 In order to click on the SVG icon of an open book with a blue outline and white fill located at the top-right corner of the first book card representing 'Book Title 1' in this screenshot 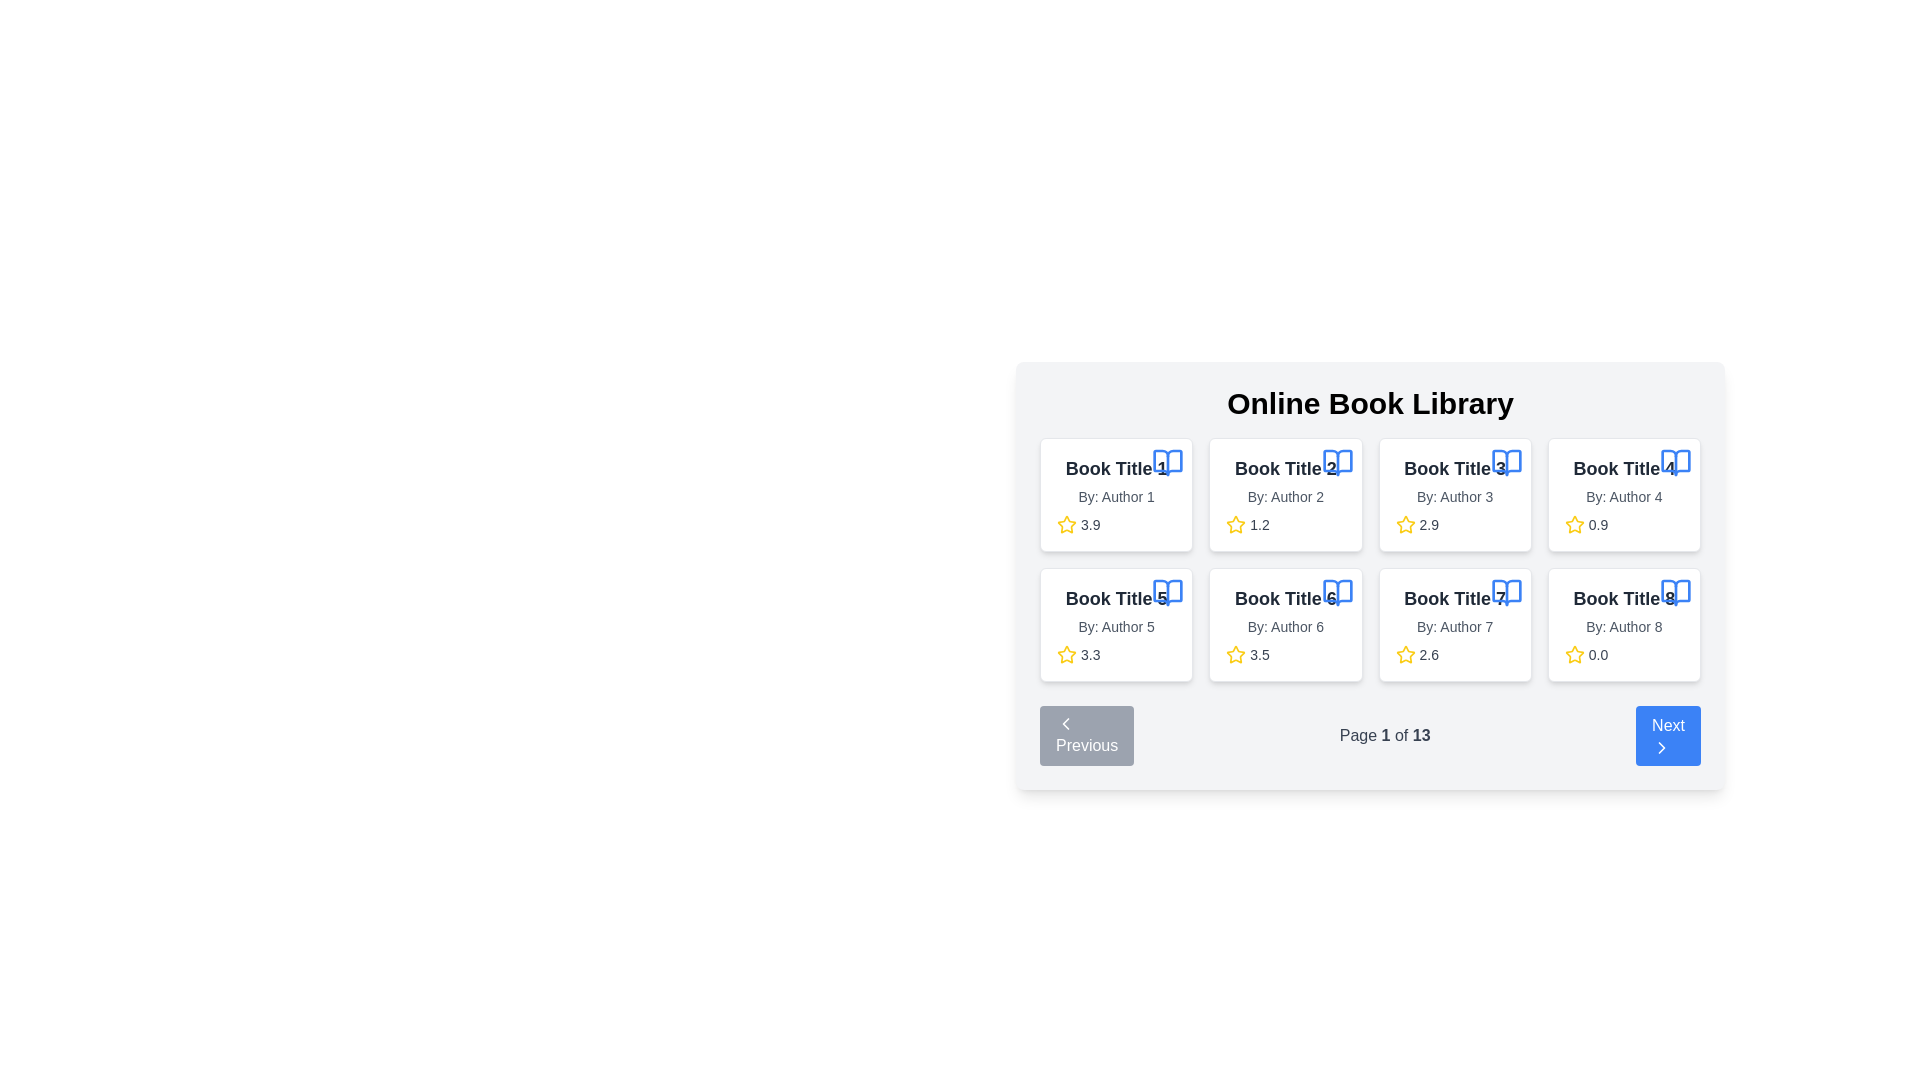, I will do `click(1168, 462)`.